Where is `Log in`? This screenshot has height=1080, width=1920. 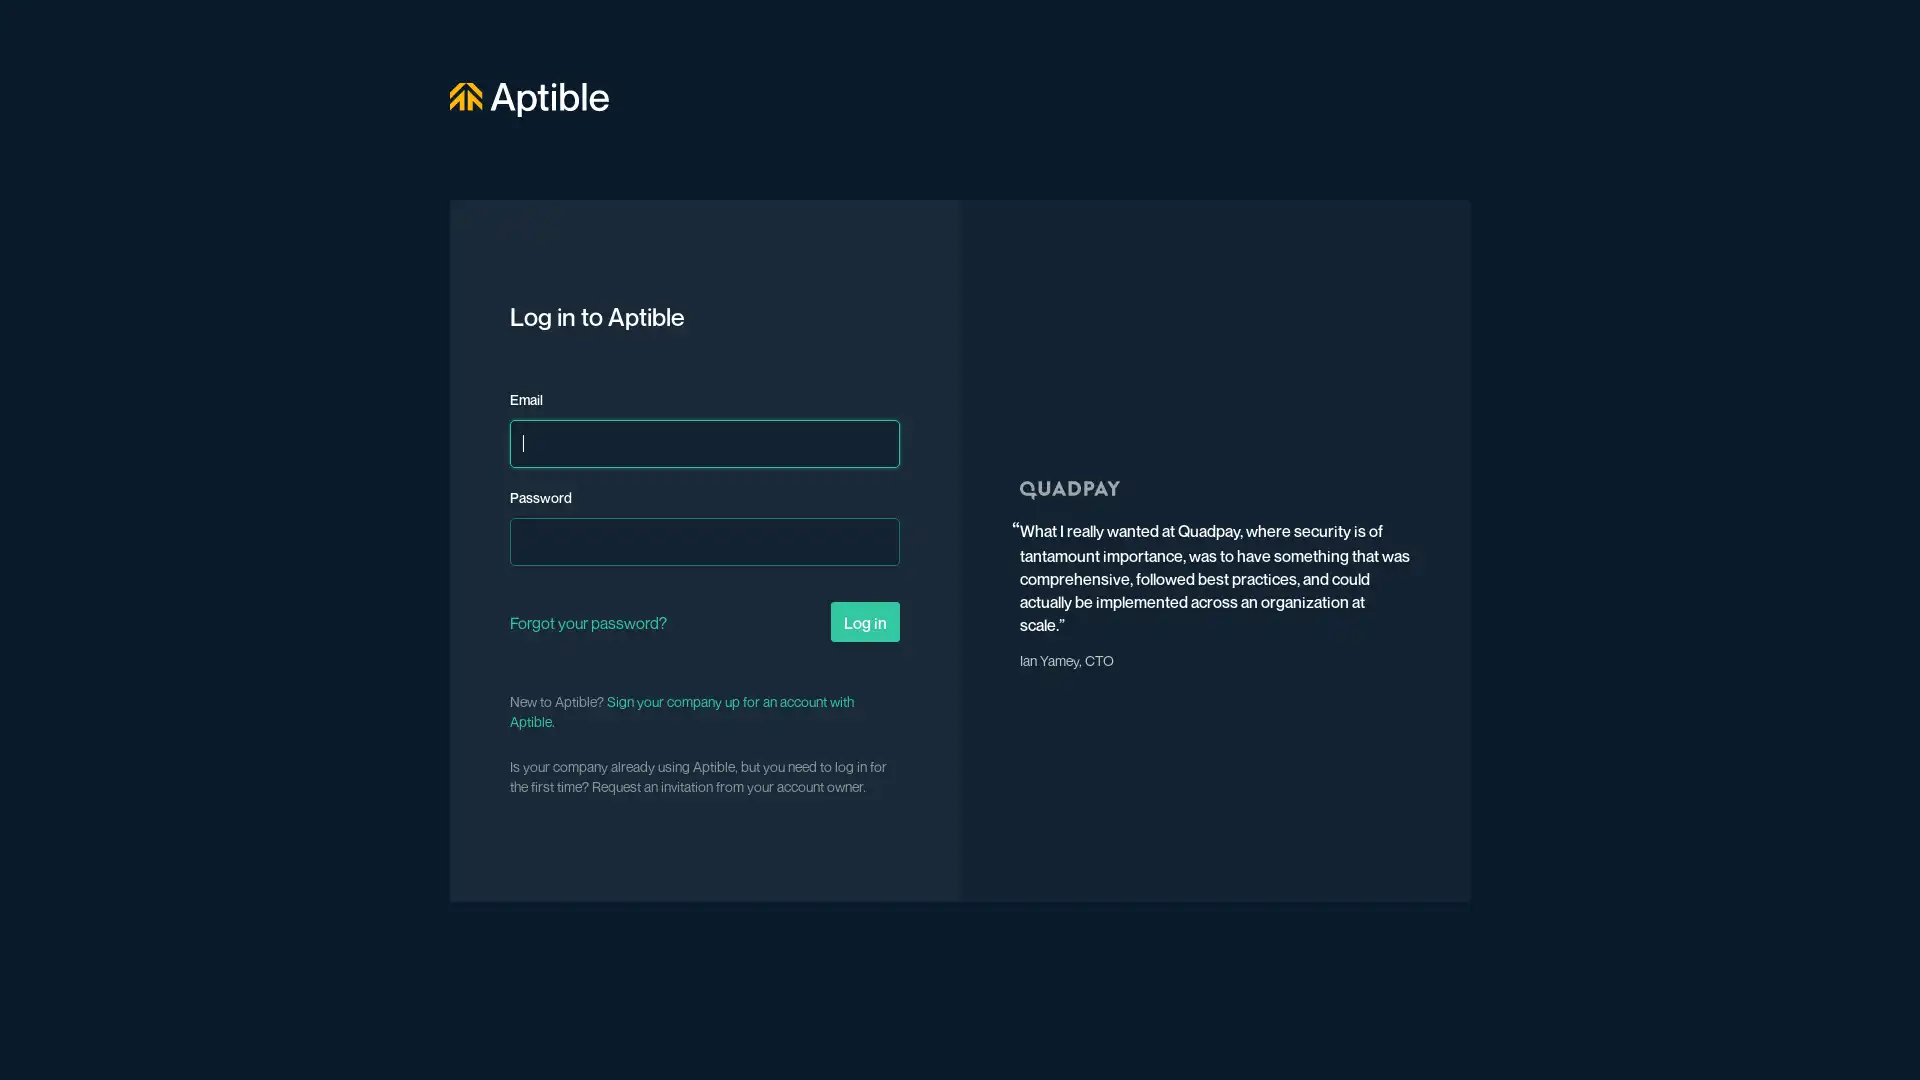
Log in is located at coordinates (865, 620).